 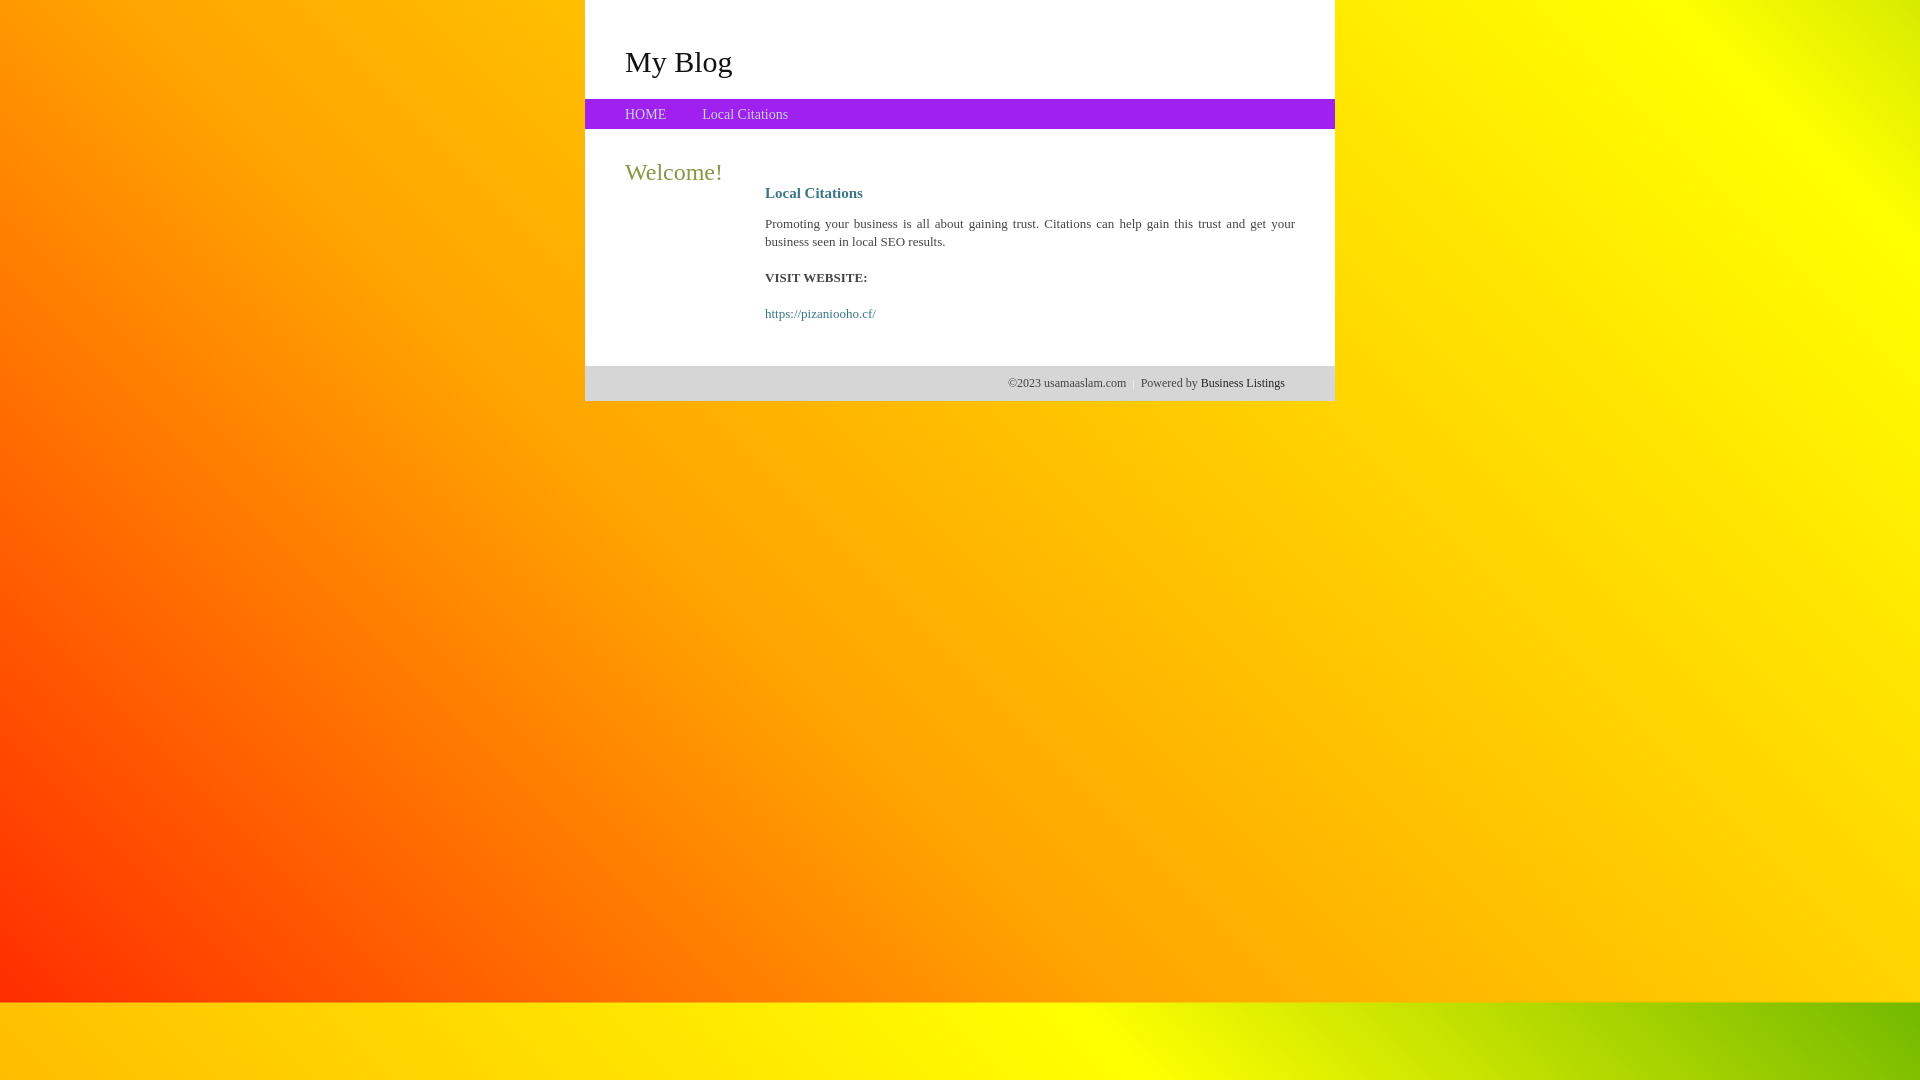 I want to click on 'https://pizaniooho.cf/', so click(x=820, y=313).